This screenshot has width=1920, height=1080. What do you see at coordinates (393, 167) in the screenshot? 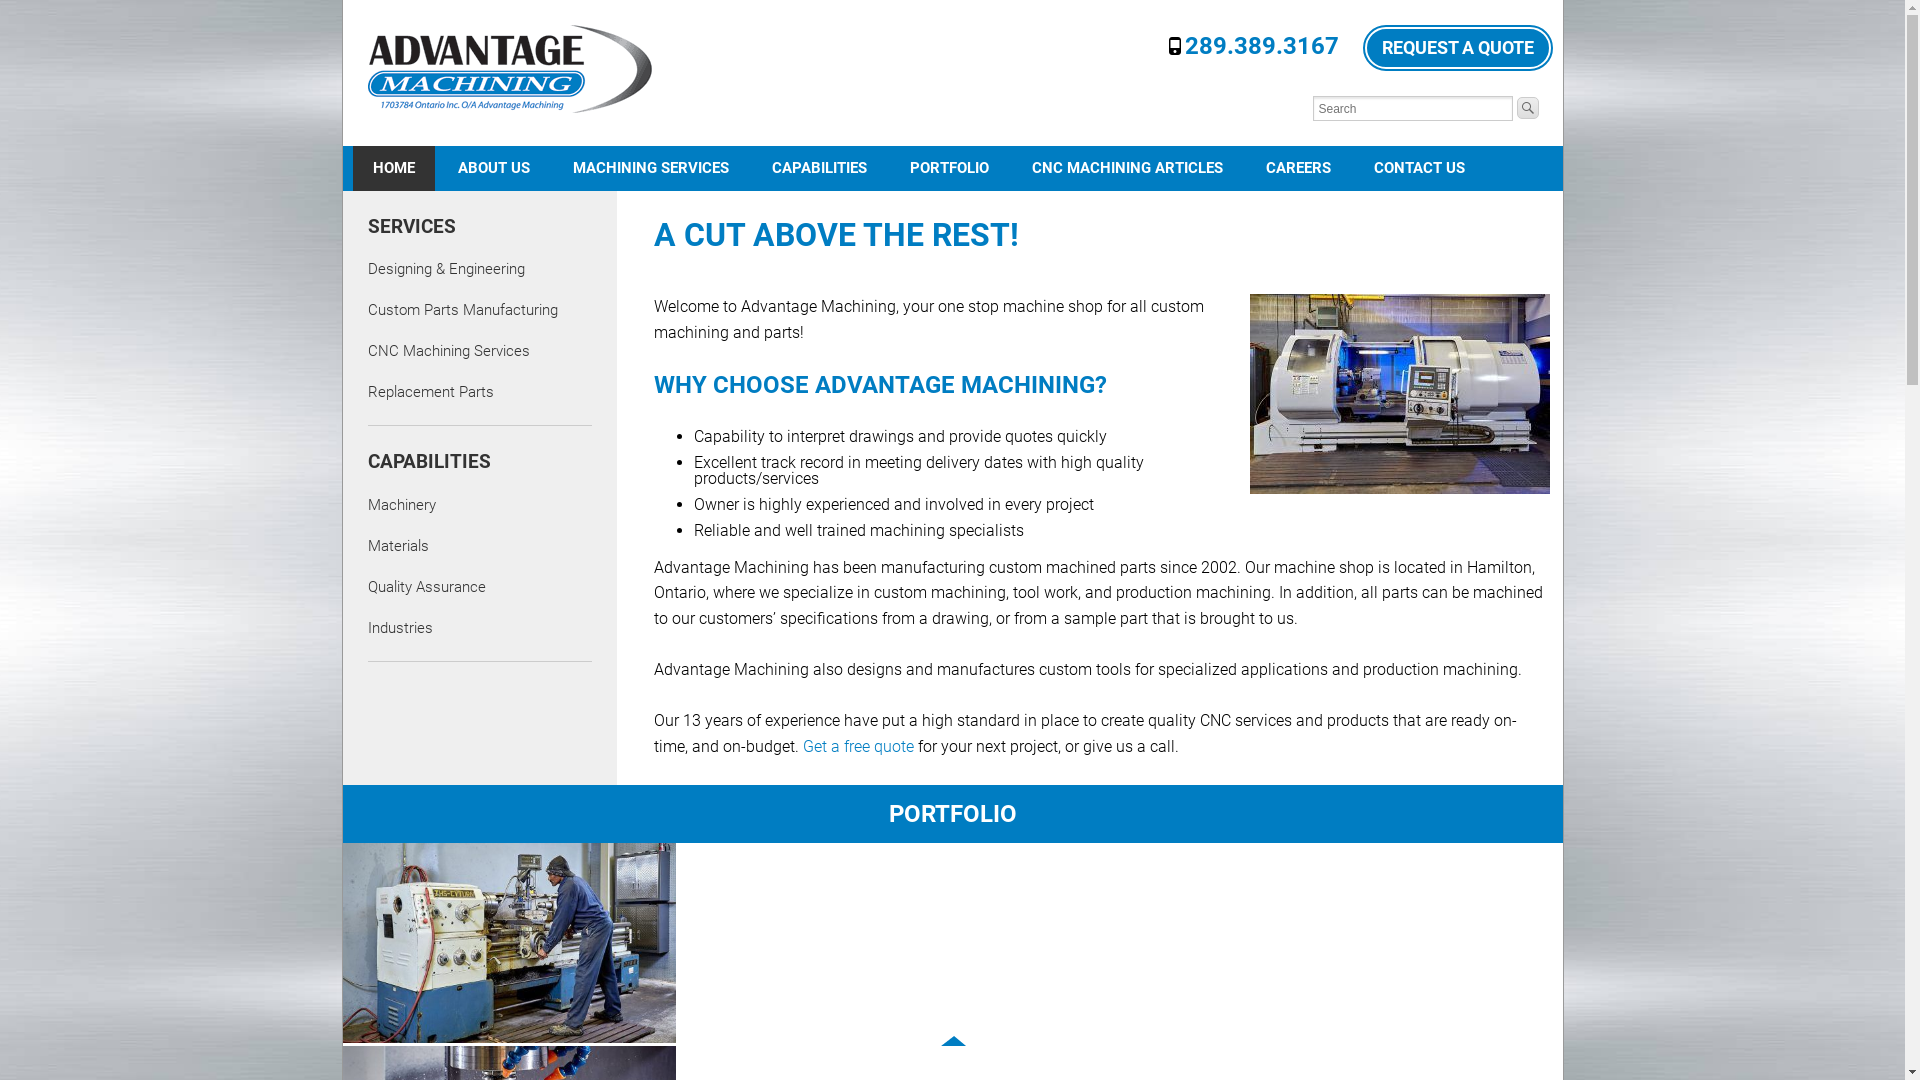
I see `'HOME'` at bounding box center [393, 167].